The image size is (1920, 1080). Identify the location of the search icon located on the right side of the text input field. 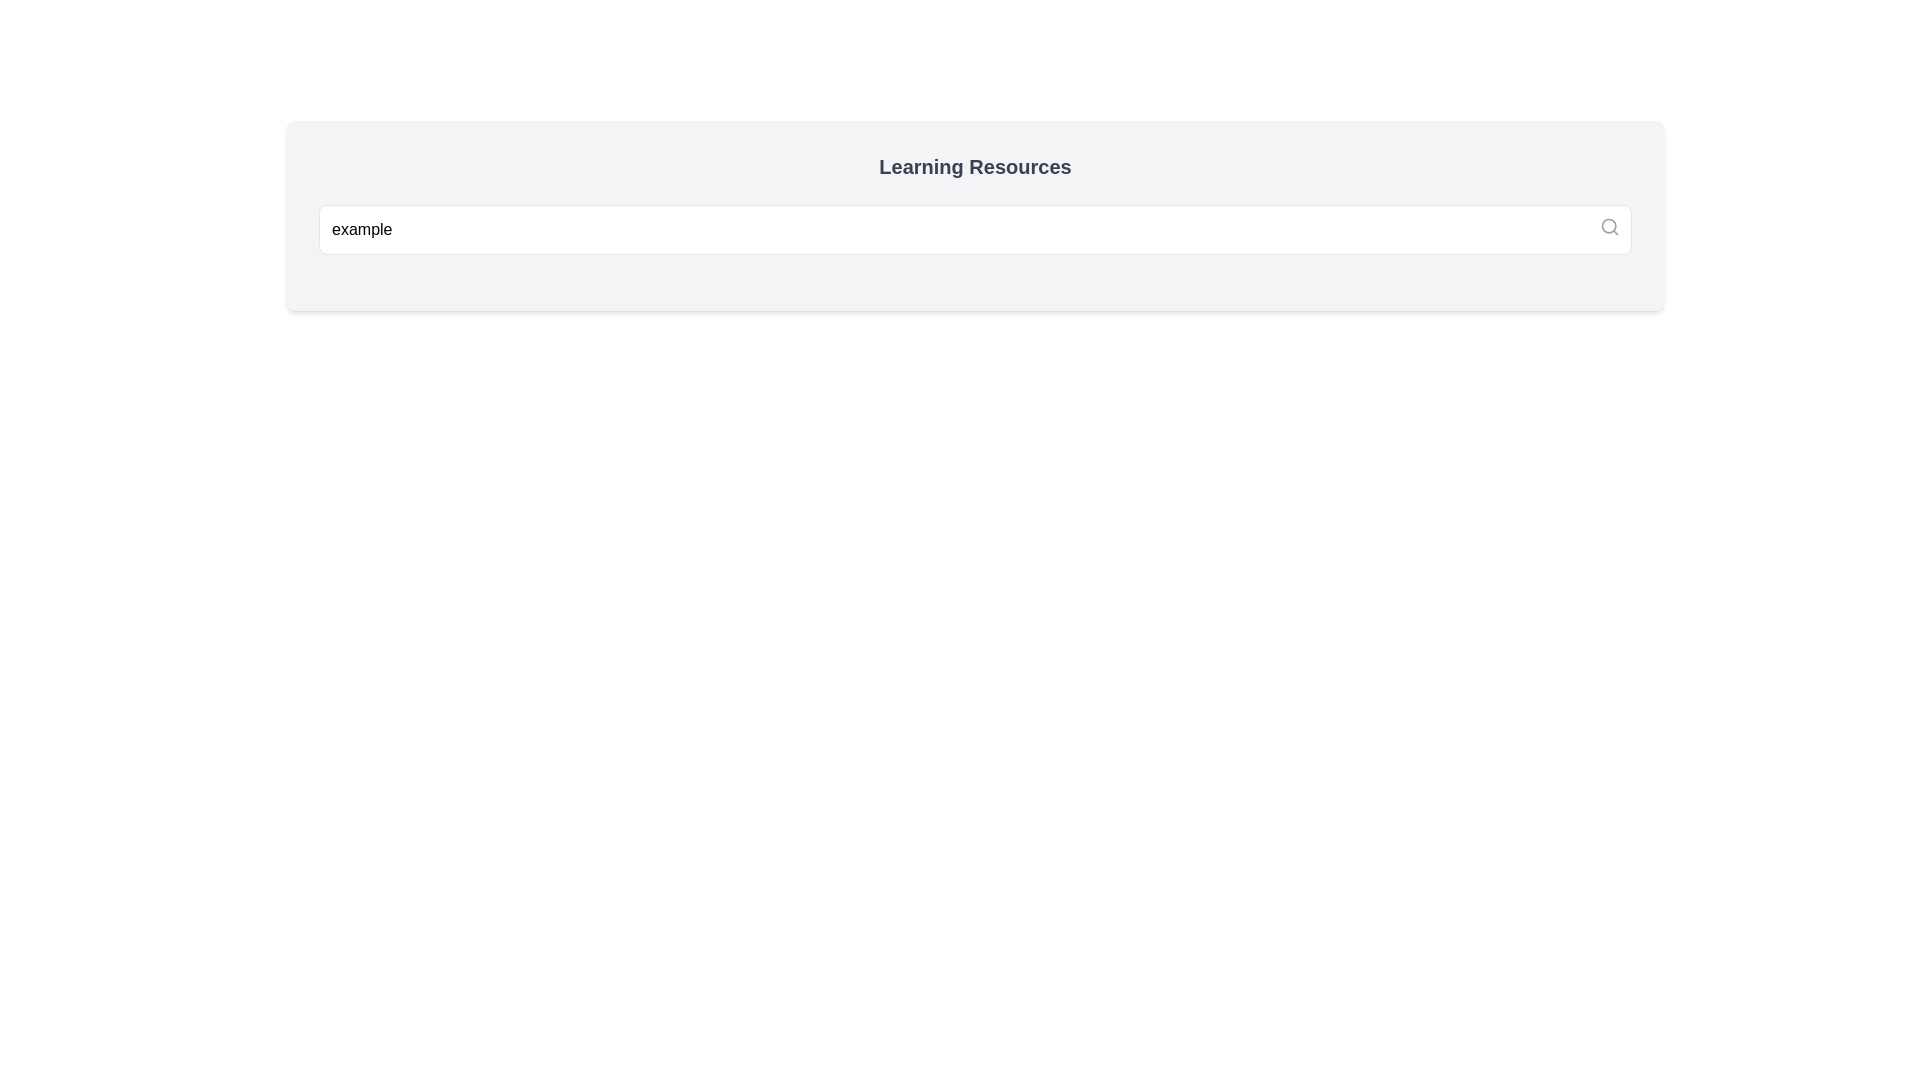
(1609, 226).